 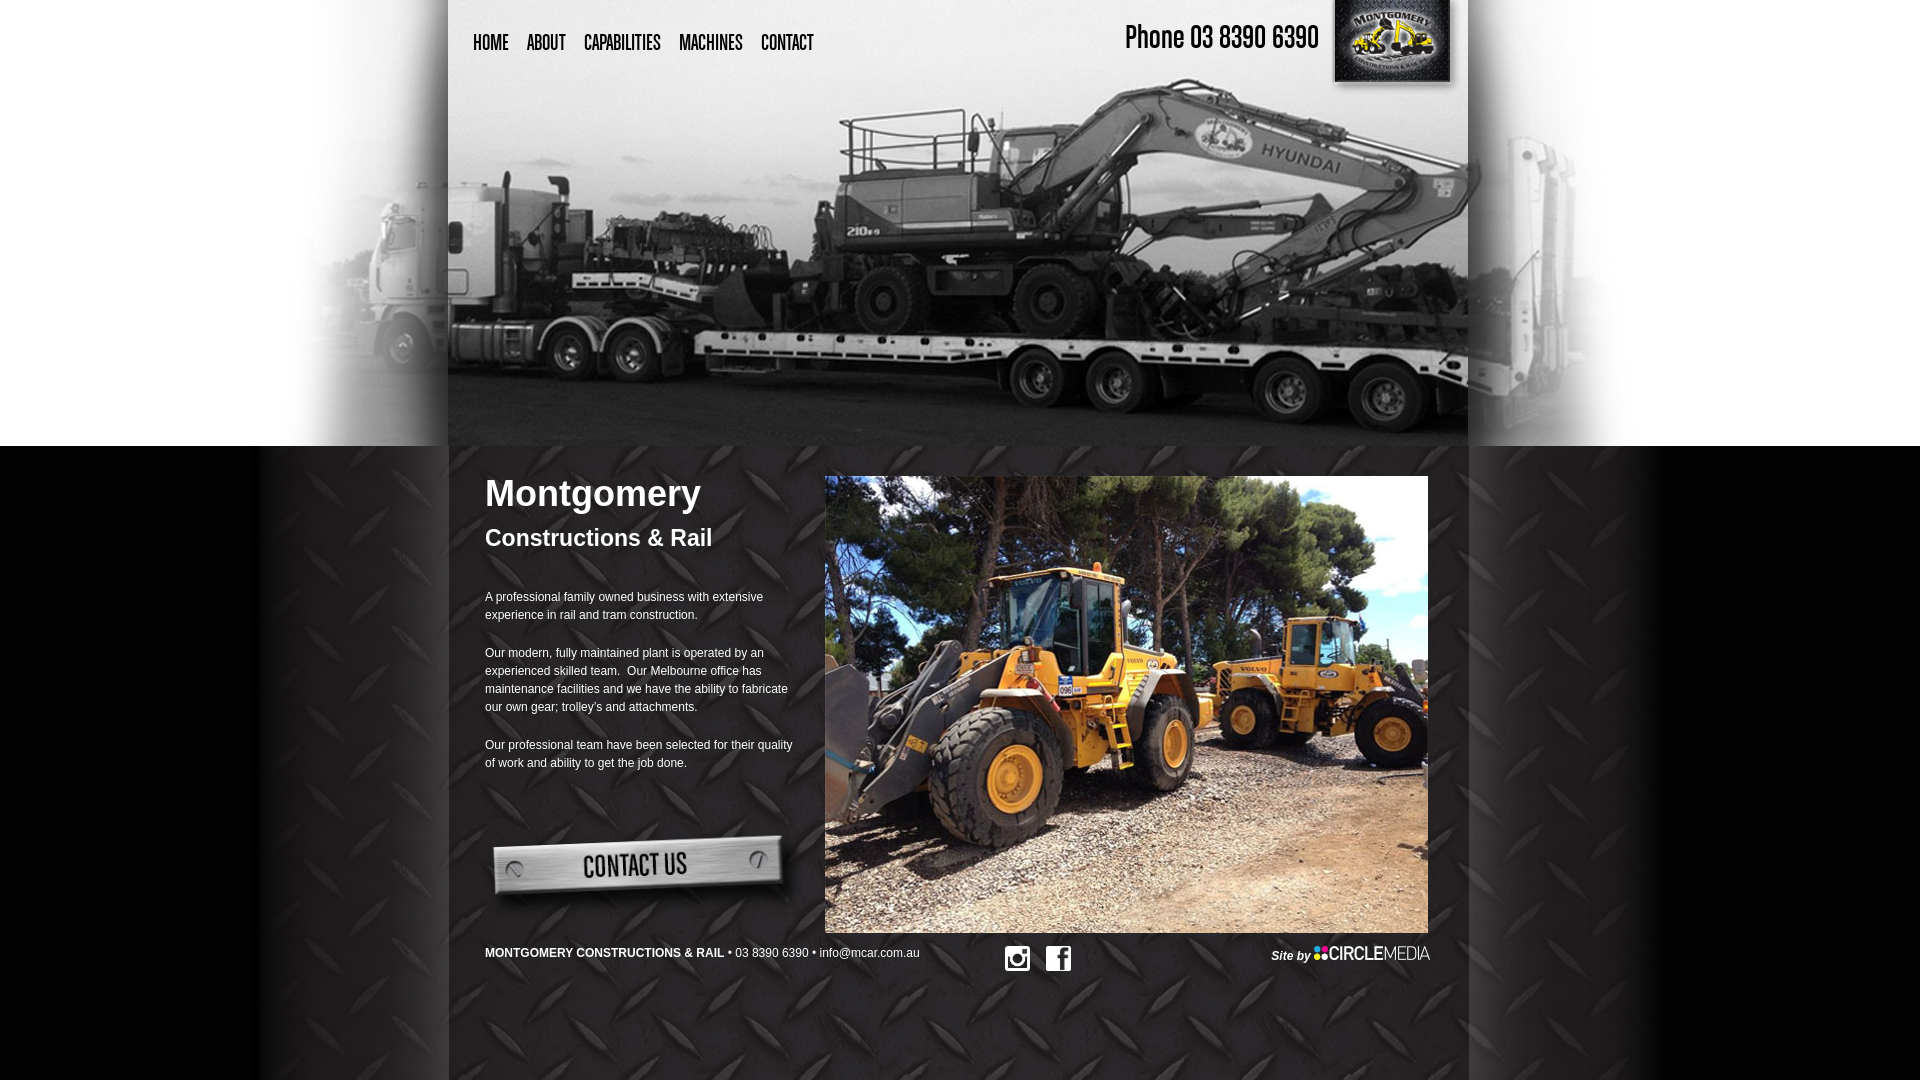 I want to click on 'CAPABILITIES', so click(x=583, y=43).